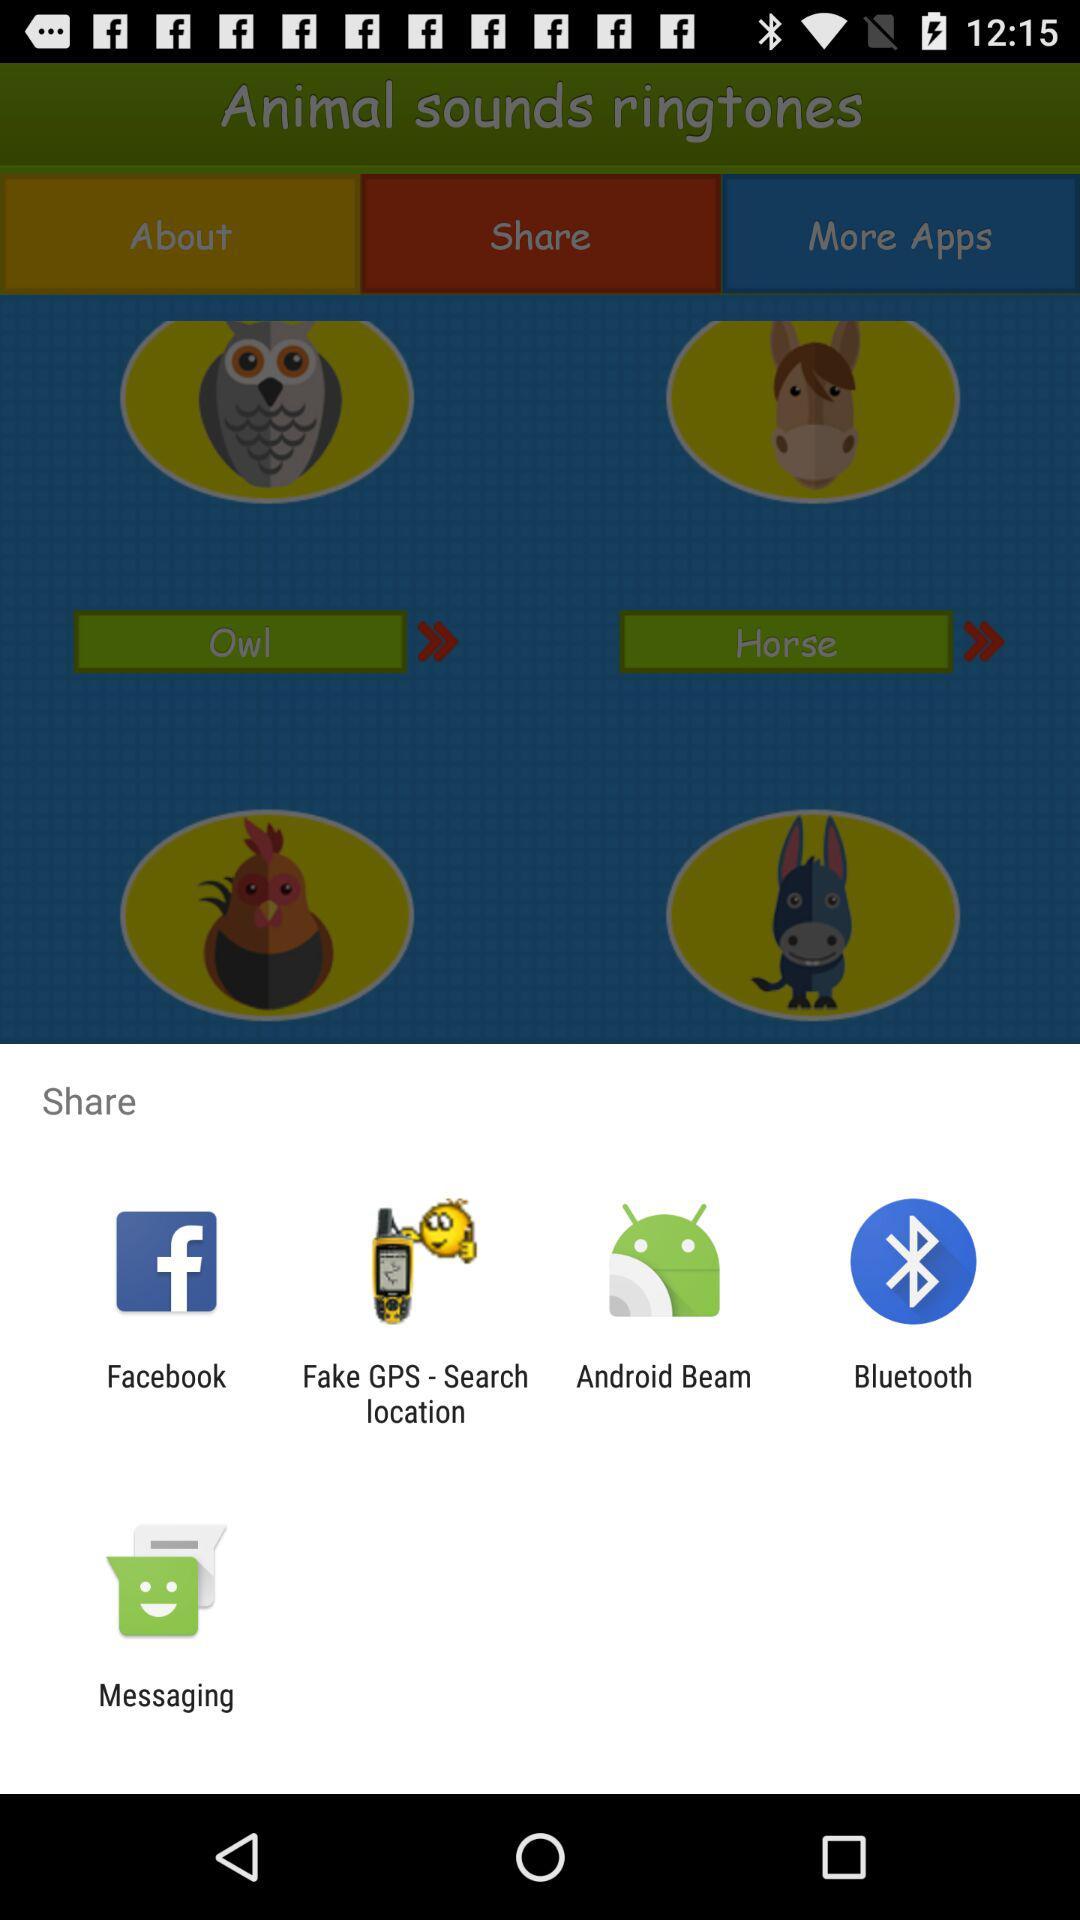  I want to click on the app next to facebook icon, so click(414, 1392).